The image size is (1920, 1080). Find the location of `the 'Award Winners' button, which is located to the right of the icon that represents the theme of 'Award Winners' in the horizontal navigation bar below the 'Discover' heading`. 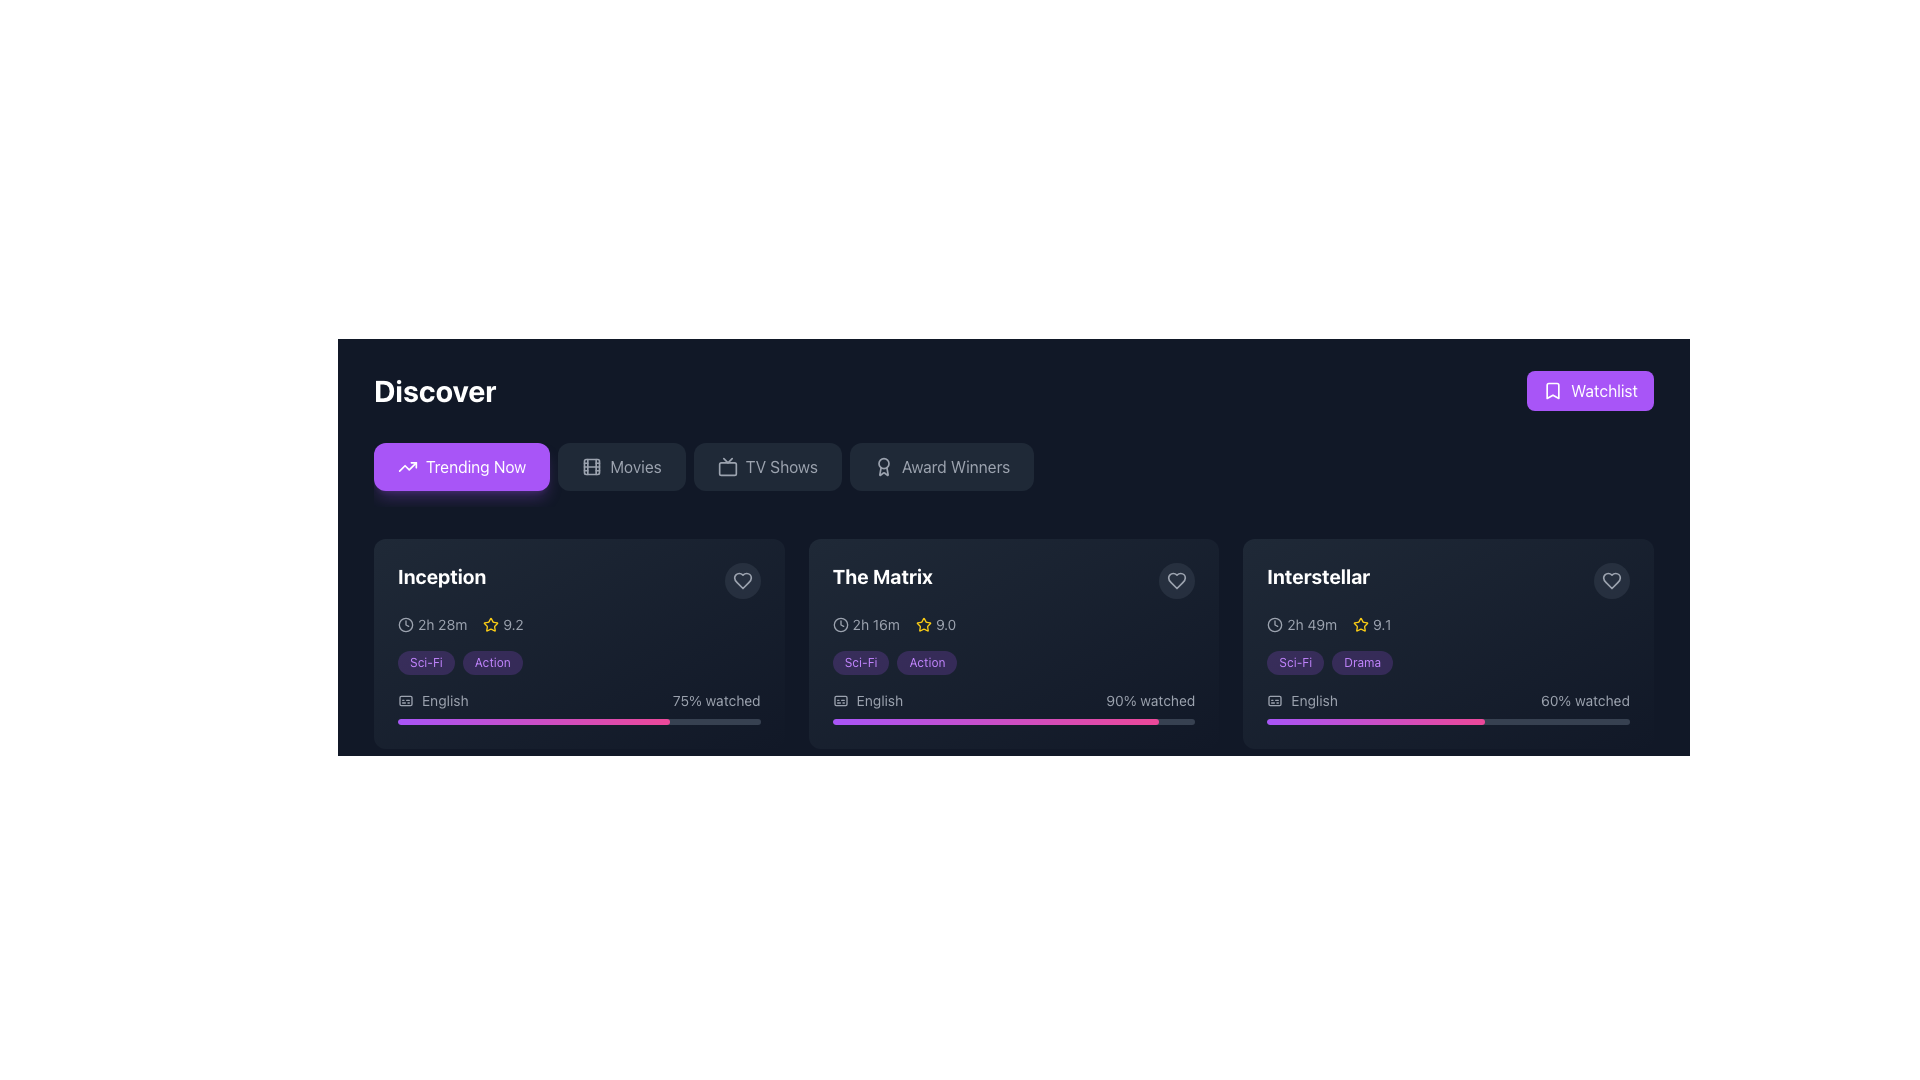

the 'Award Winners' button, which is located to the right of the icon that represents the theme of 'Award Winners' in the horizontal navigation bar below the 'Discover' heading is located at coordinates (882, 466).